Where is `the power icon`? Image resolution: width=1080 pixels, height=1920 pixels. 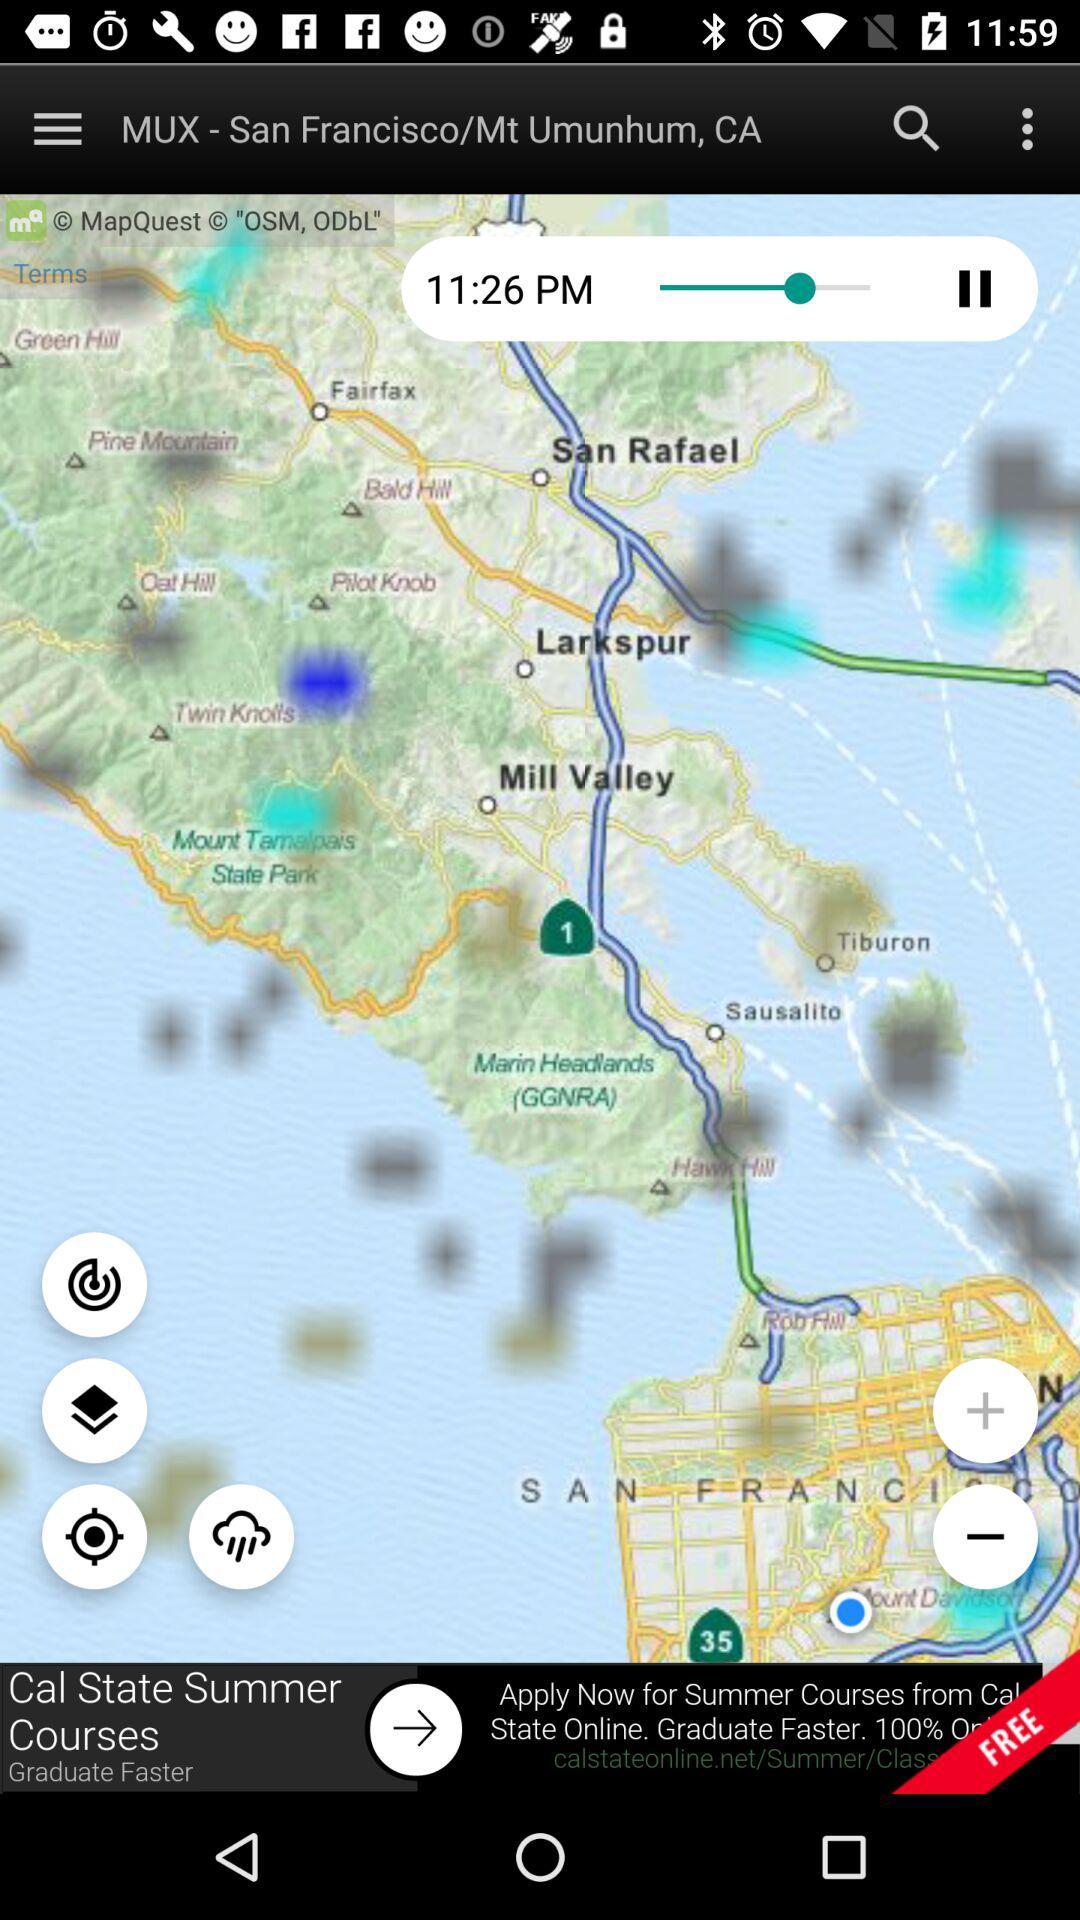 the power icon is located at coordinates (94, 1284).